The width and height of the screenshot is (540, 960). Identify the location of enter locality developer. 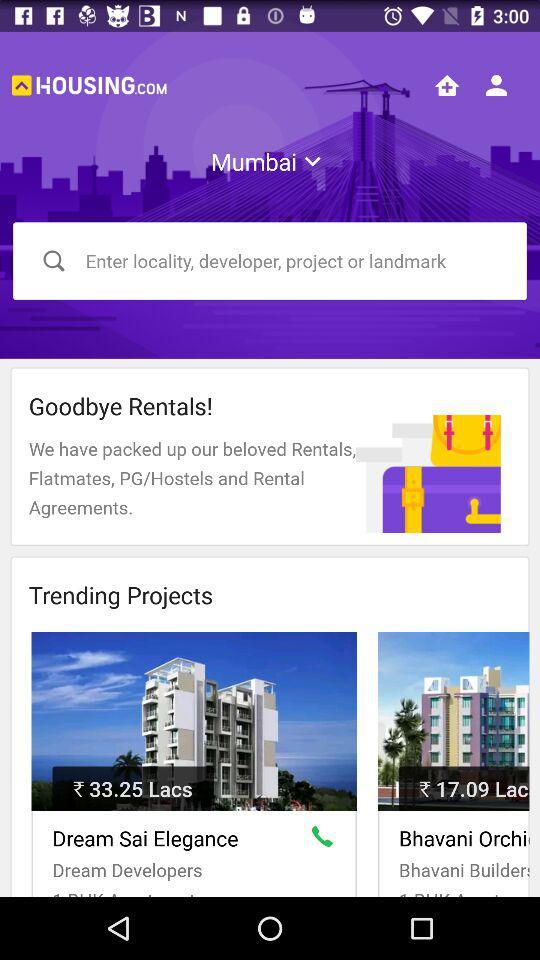
(270, 260).